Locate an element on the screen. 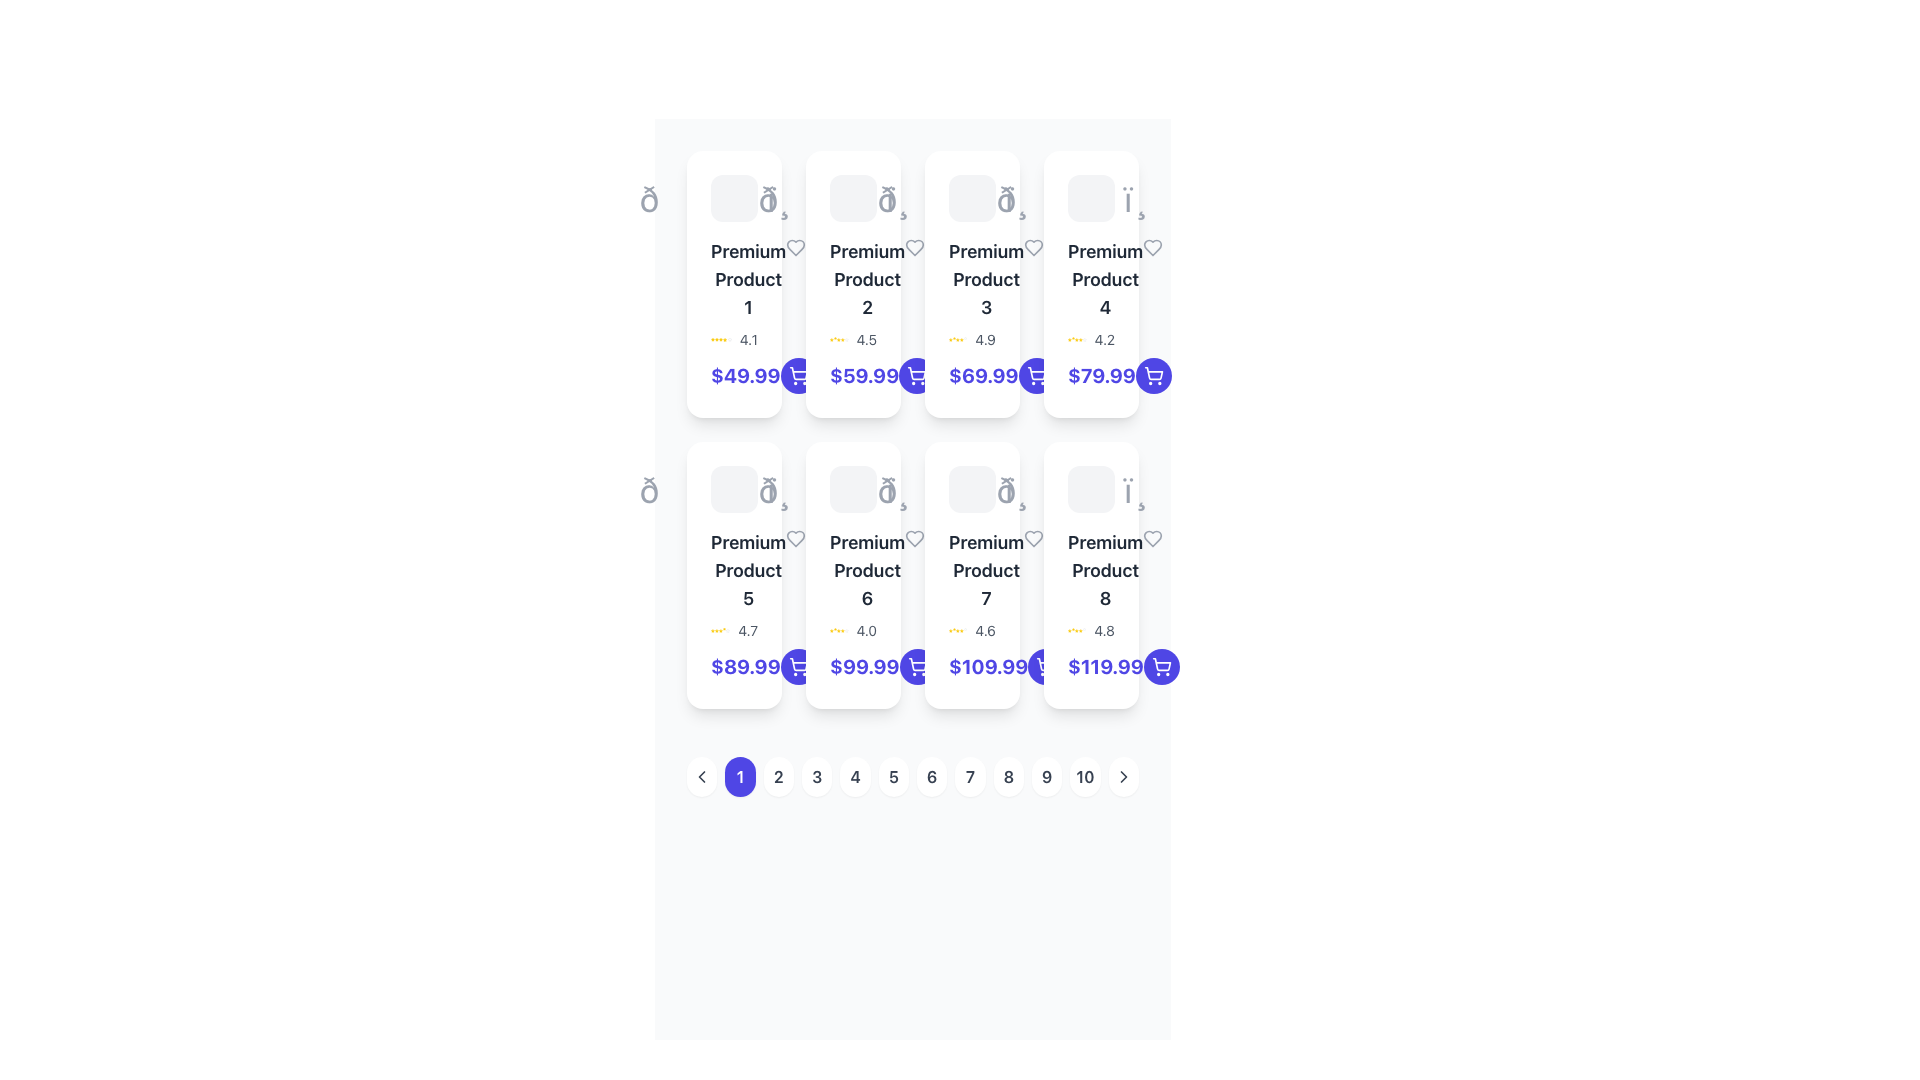 Image resolution: width=1920 pixels, height=1080 pixels. the button on the product card for 'Premium Product 3' priced at $69.99 is located at coordinates (1036, 375).